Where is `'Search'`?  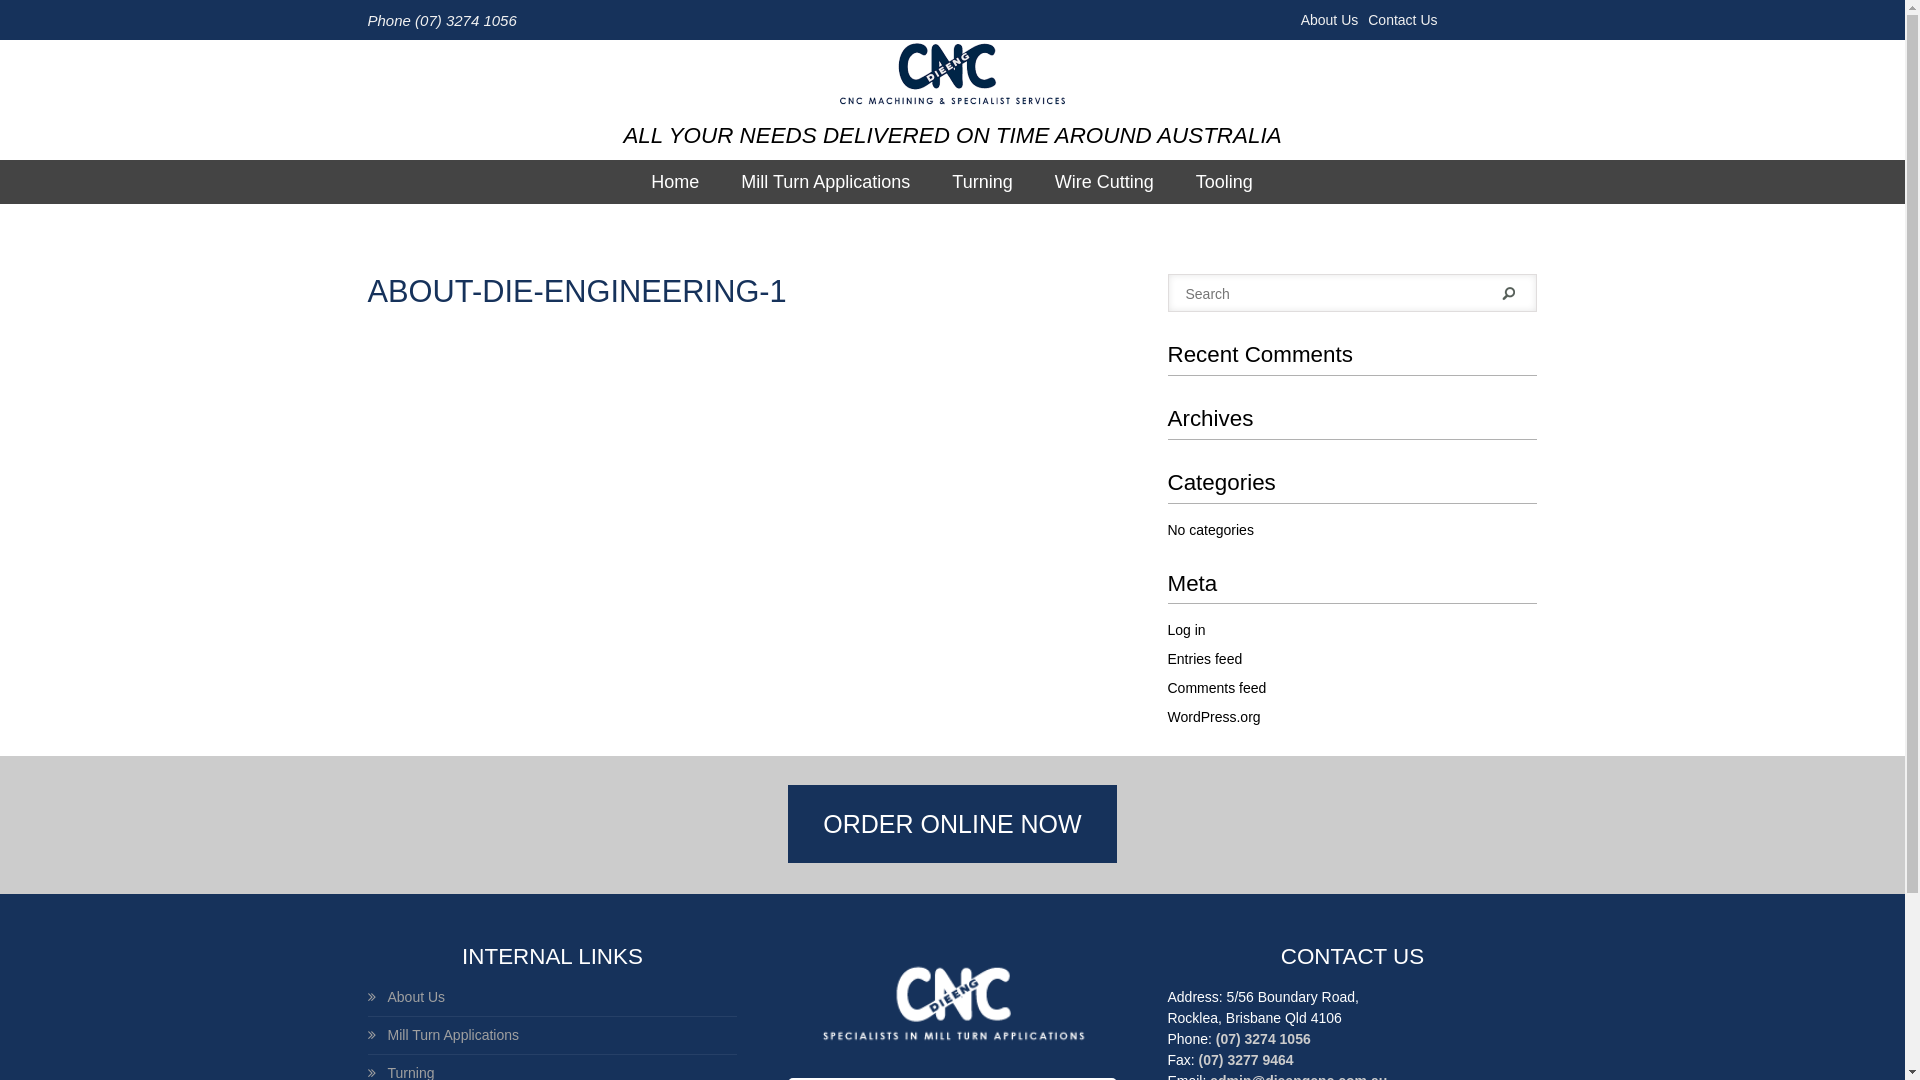
'Search' is located at coordinates (1508, 293).